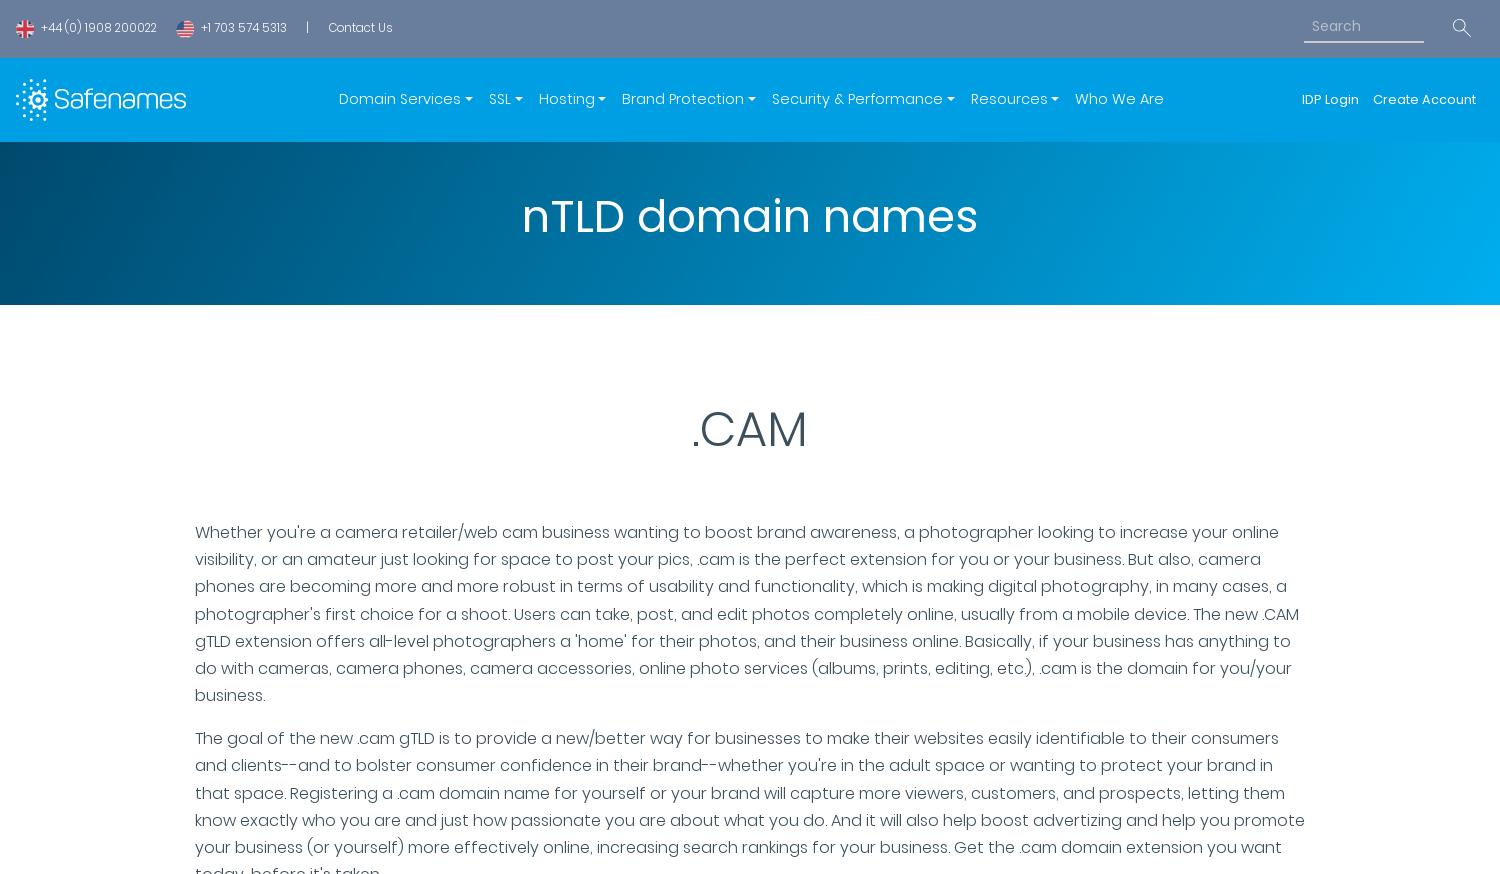 This screenshot has width=1500, height=874. I want to click on '.CAM', so click(690, 428).